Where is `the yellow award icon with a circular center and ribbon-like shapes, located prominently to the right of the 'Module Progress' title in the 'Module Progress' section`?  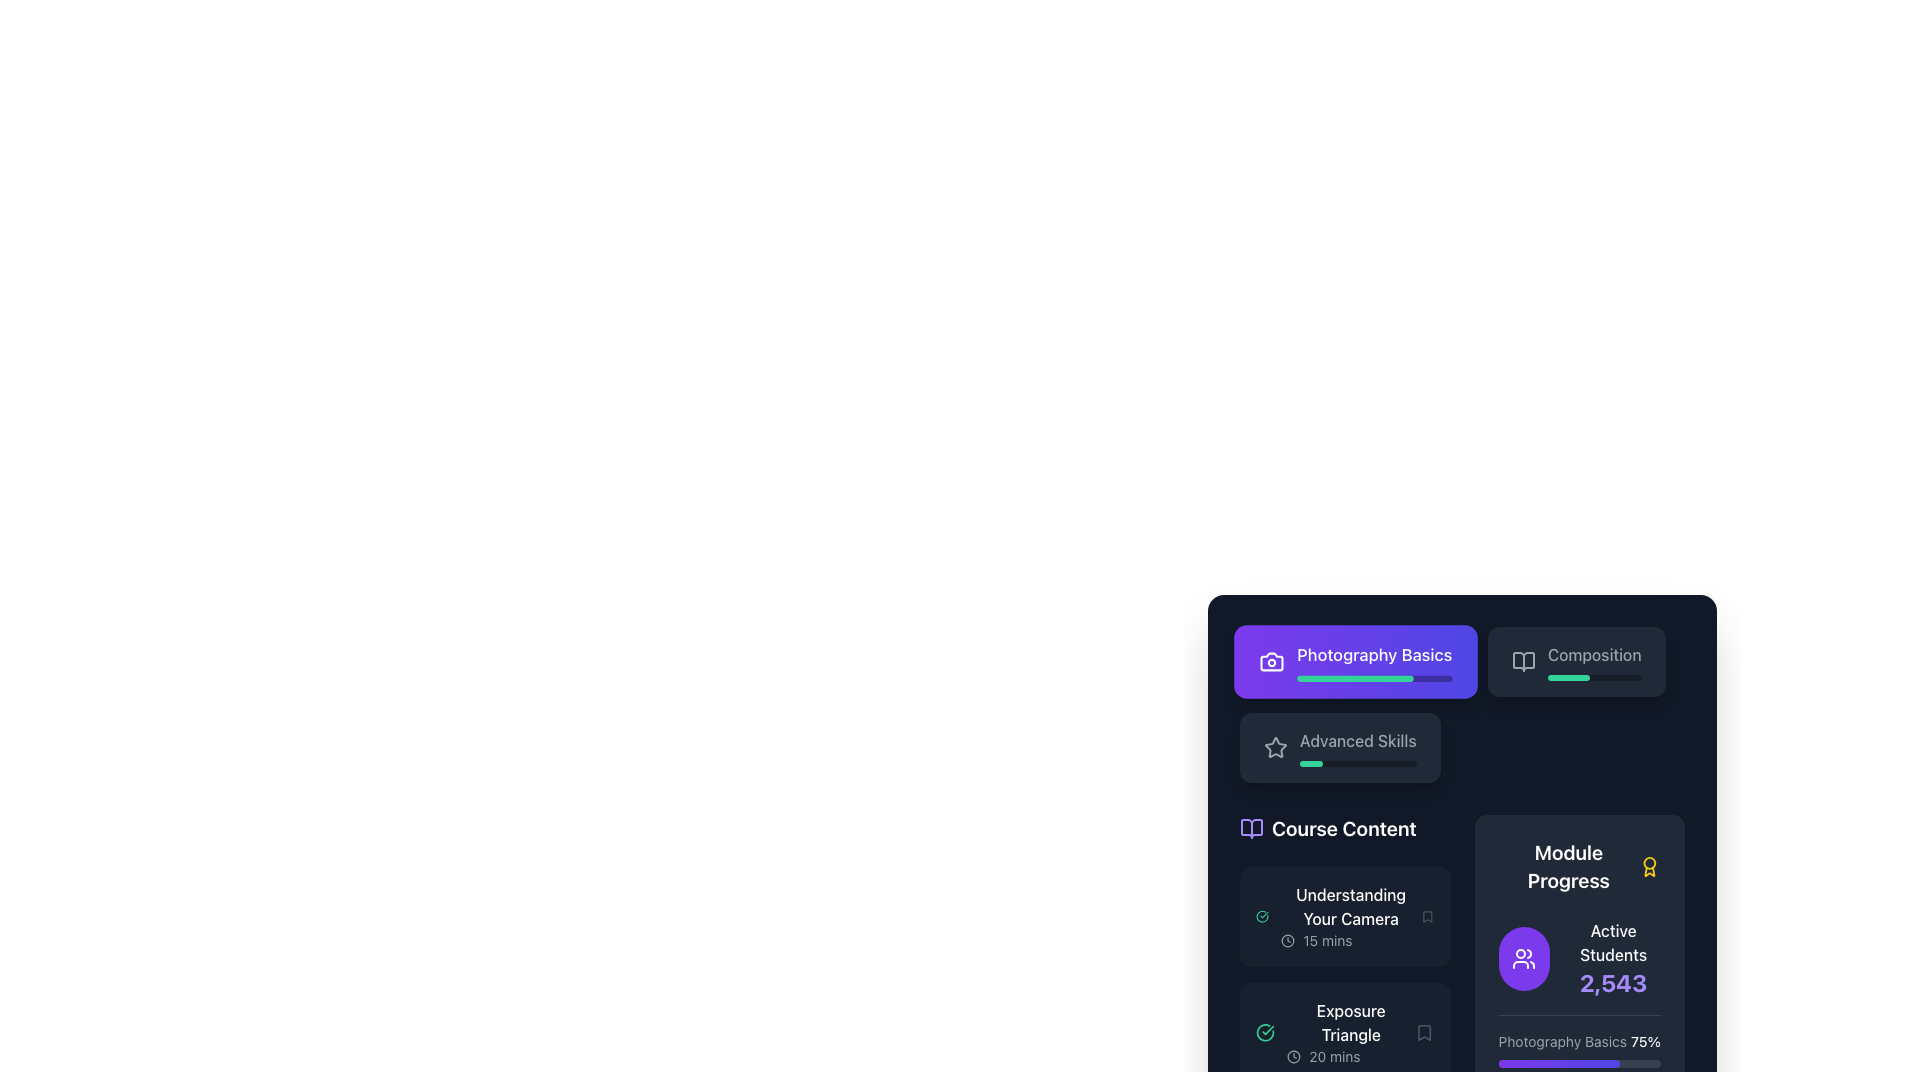
the yellow award icon with a circular center and ribbon-like shapes, located prominently to the right of the 'Module Progress' title in the 'Module Progress' section is located at coordinates (1650, 866).